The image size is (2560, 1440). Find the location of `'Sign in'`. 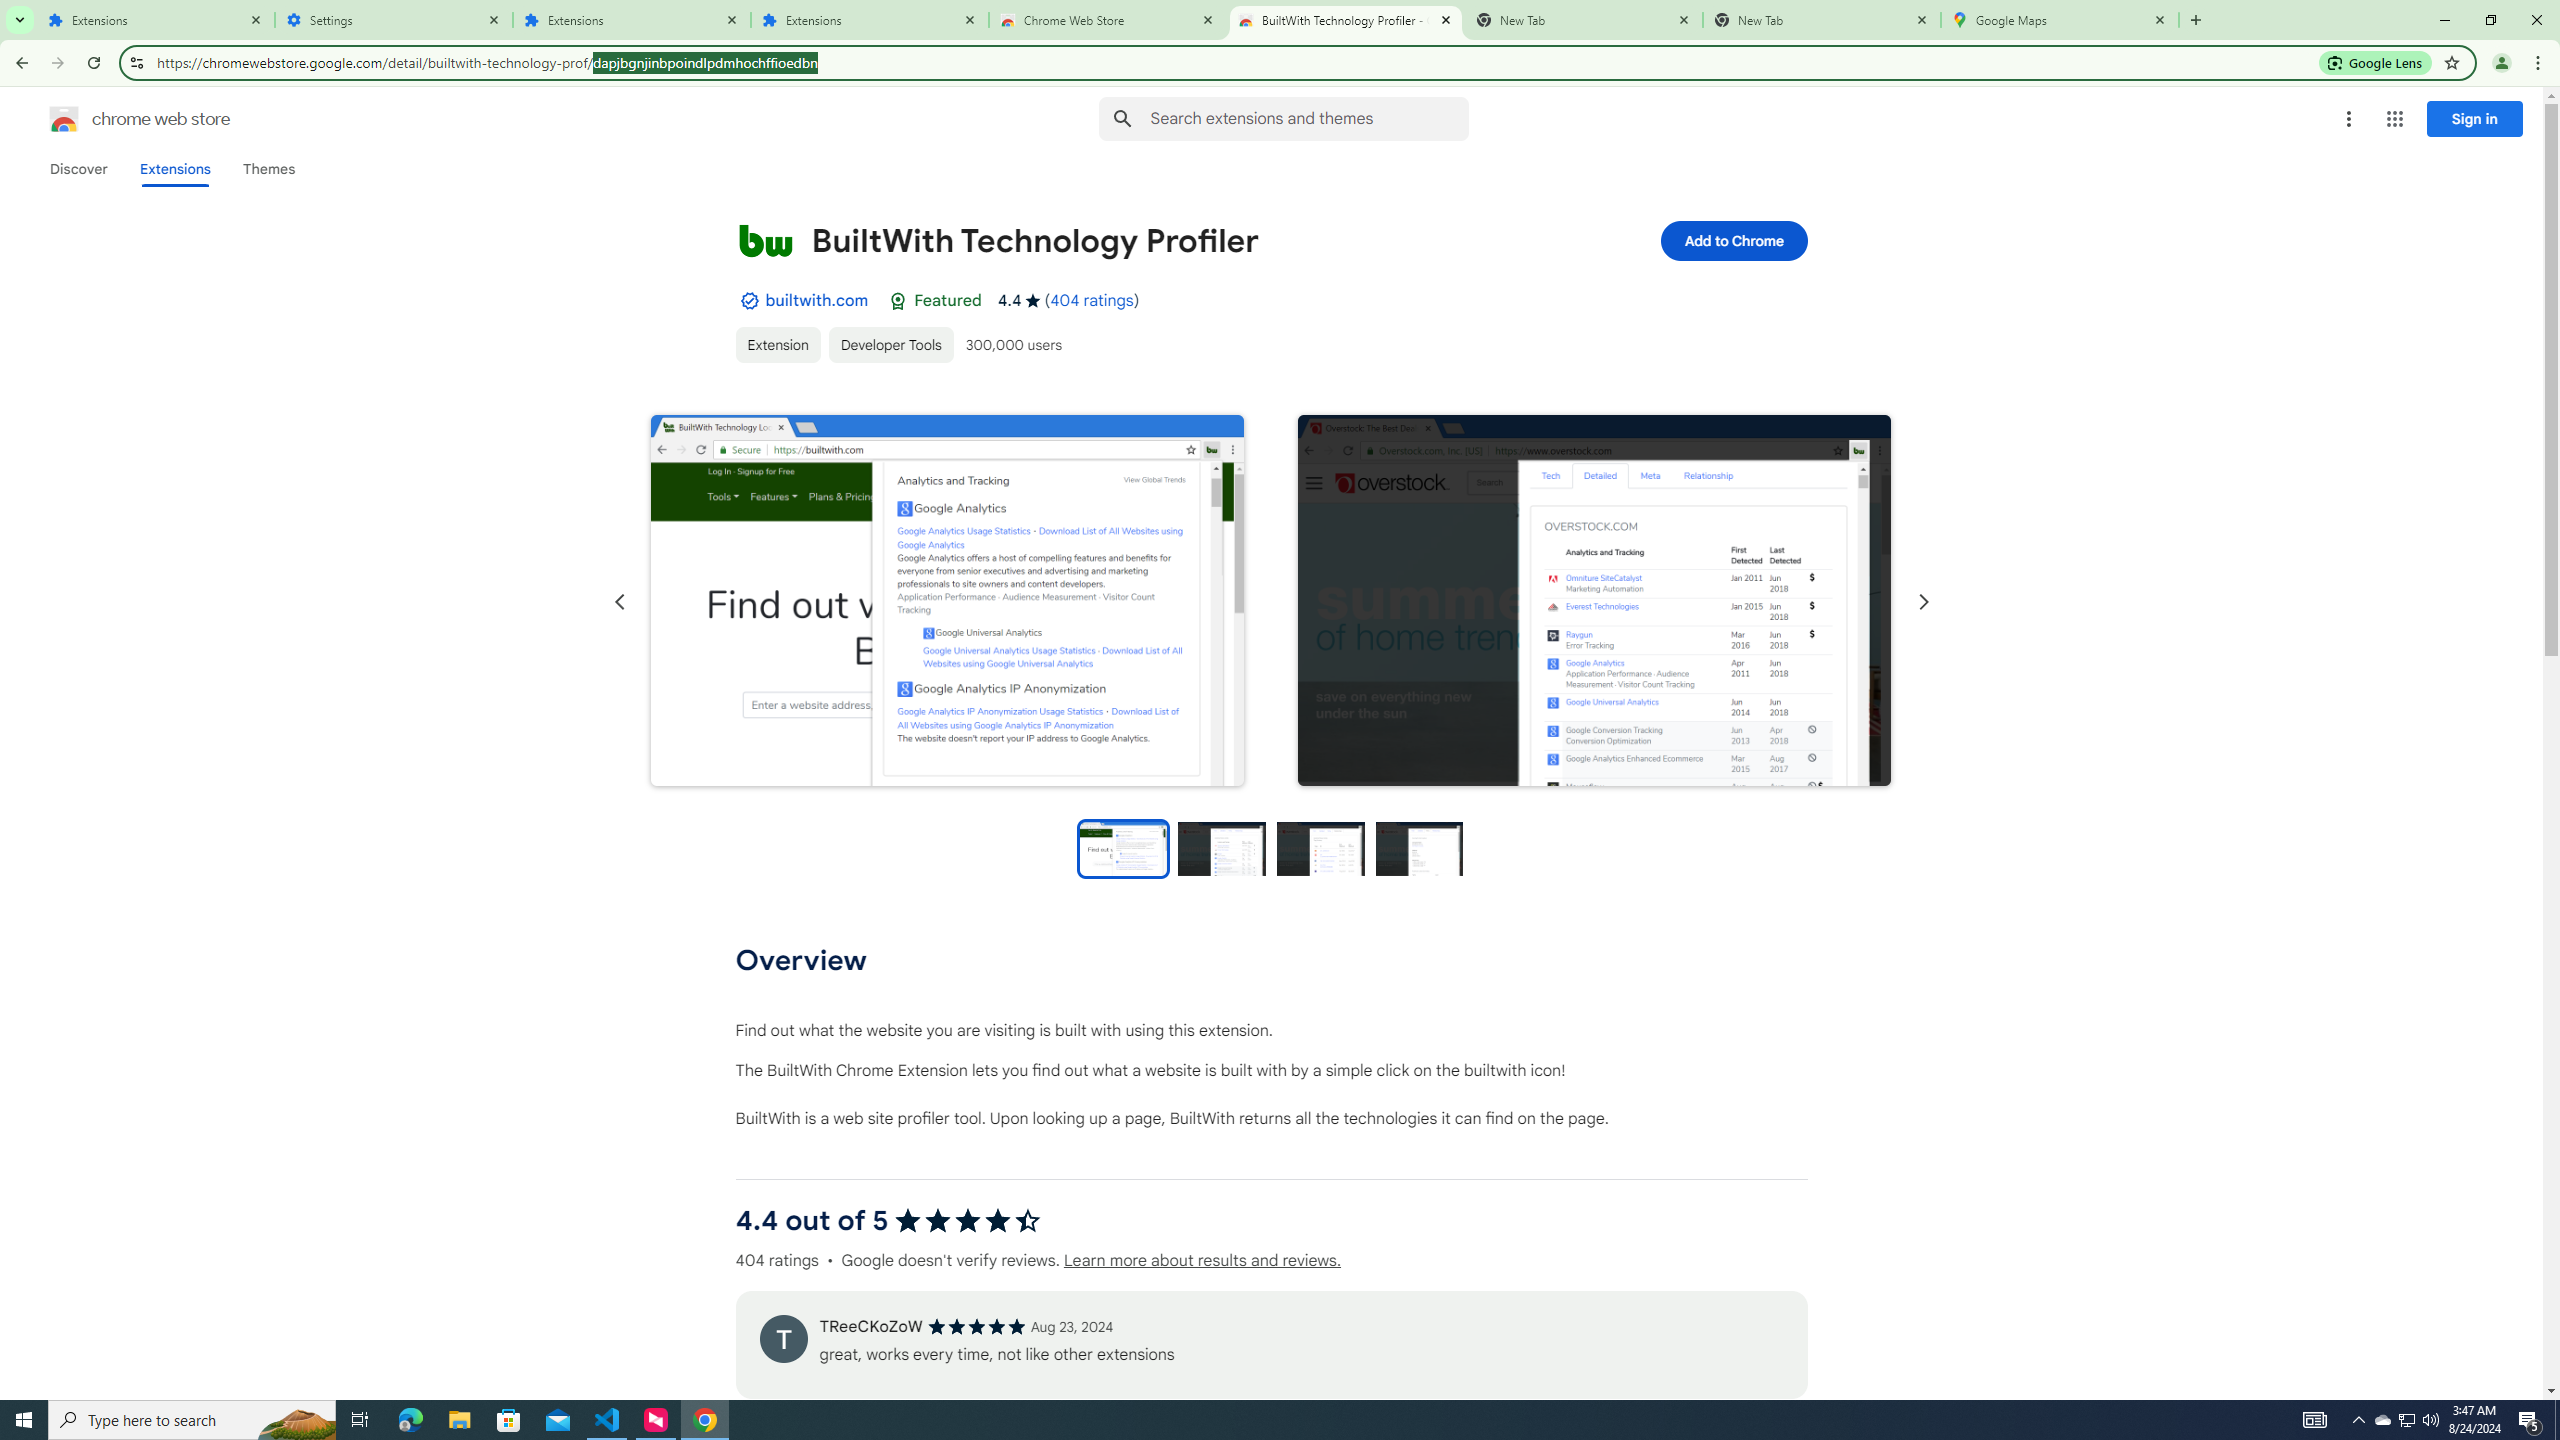

'Sign in' is located at coordinates (2474, 118).